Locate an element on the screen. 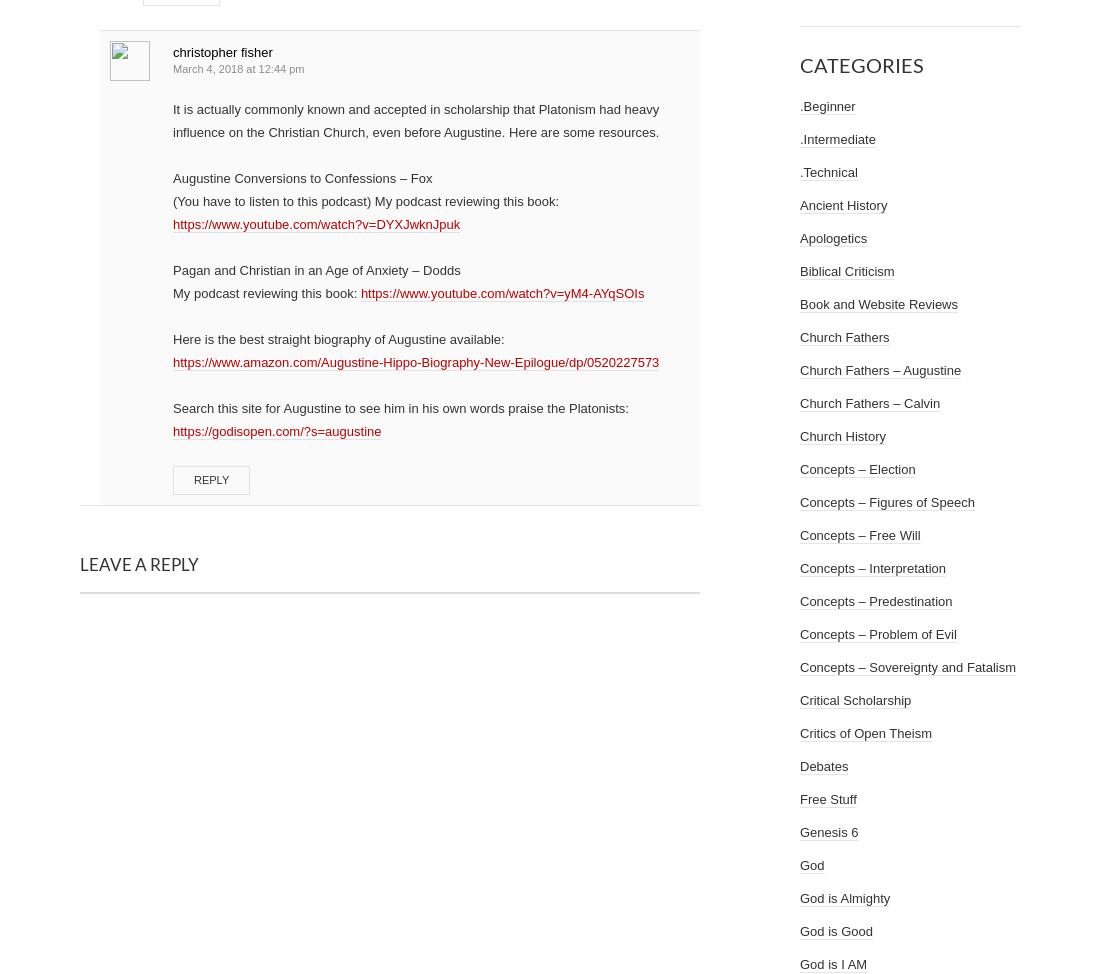 The image size is (1100, 974). 'Concepts – Figures of Speech' is located at coordinates (886, 502).